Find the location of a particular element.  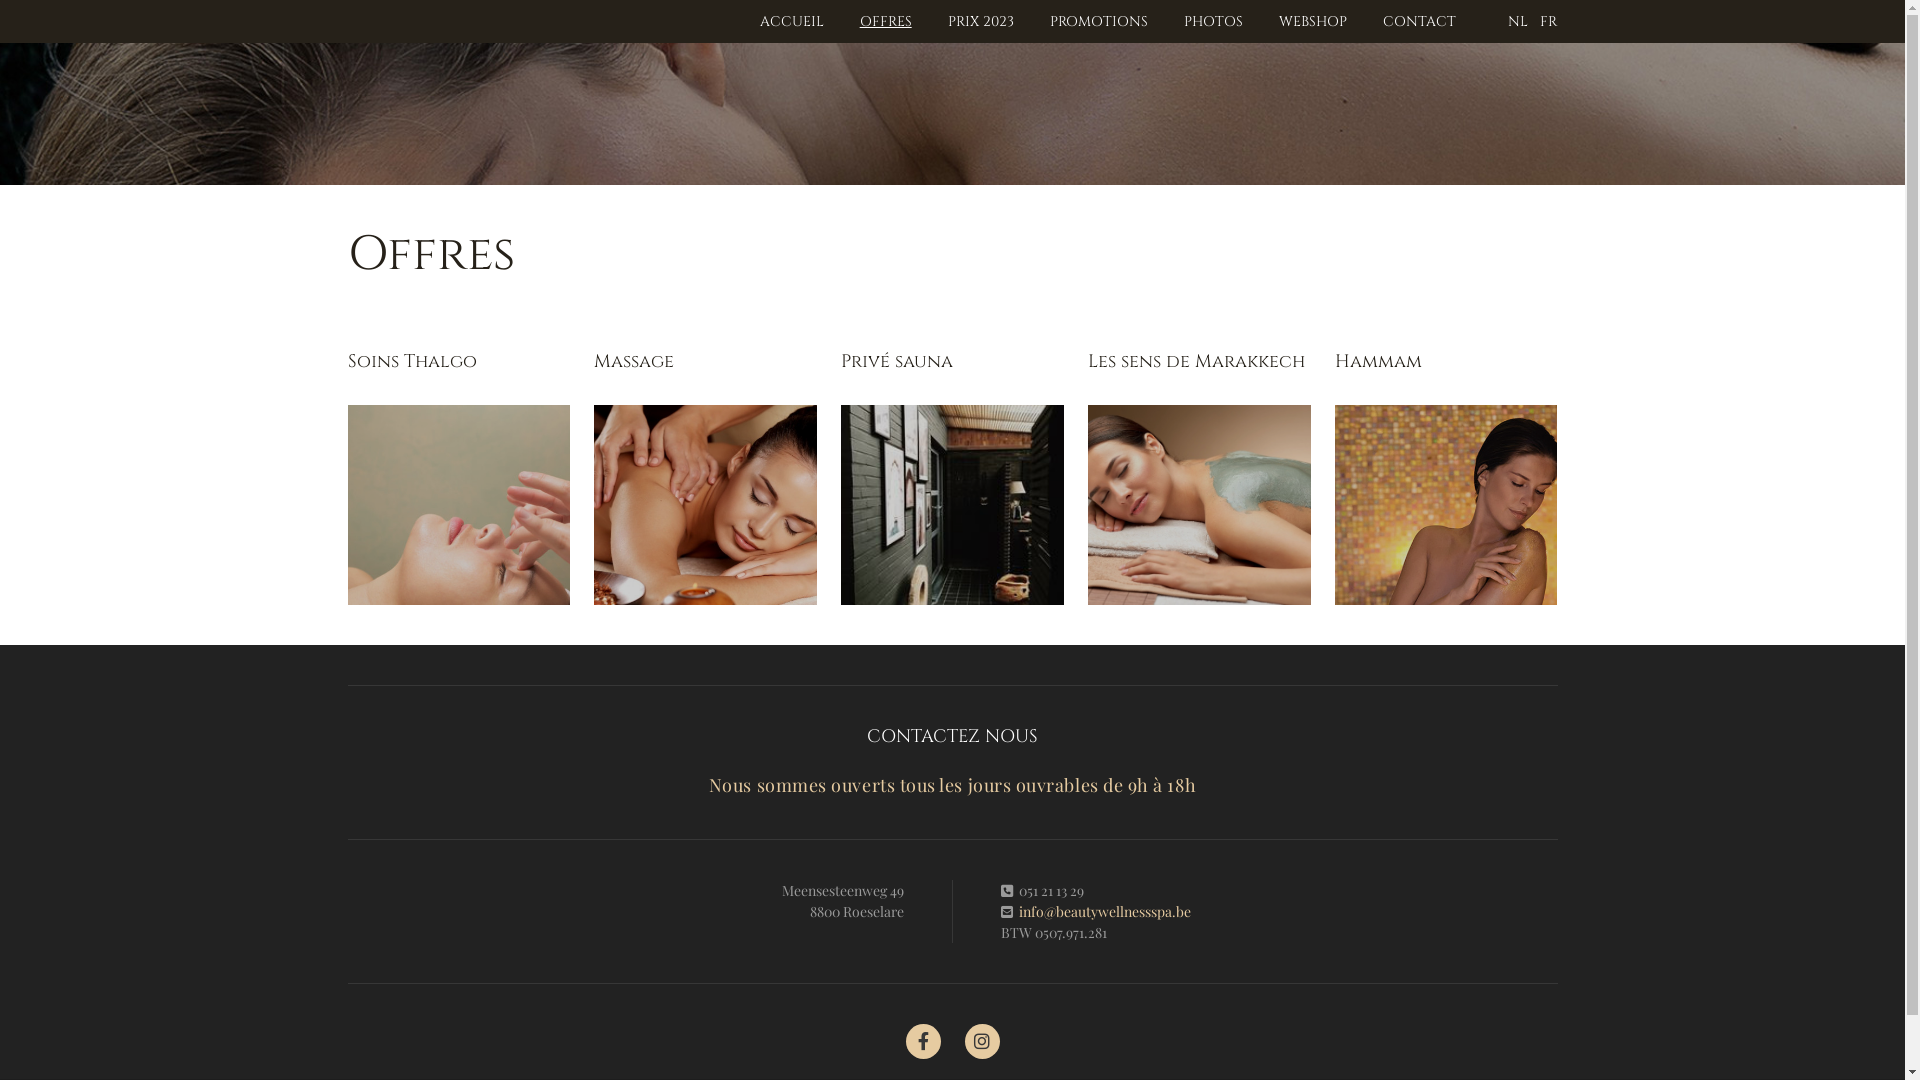

'OFFRES' is located at coordinates (885, 21).